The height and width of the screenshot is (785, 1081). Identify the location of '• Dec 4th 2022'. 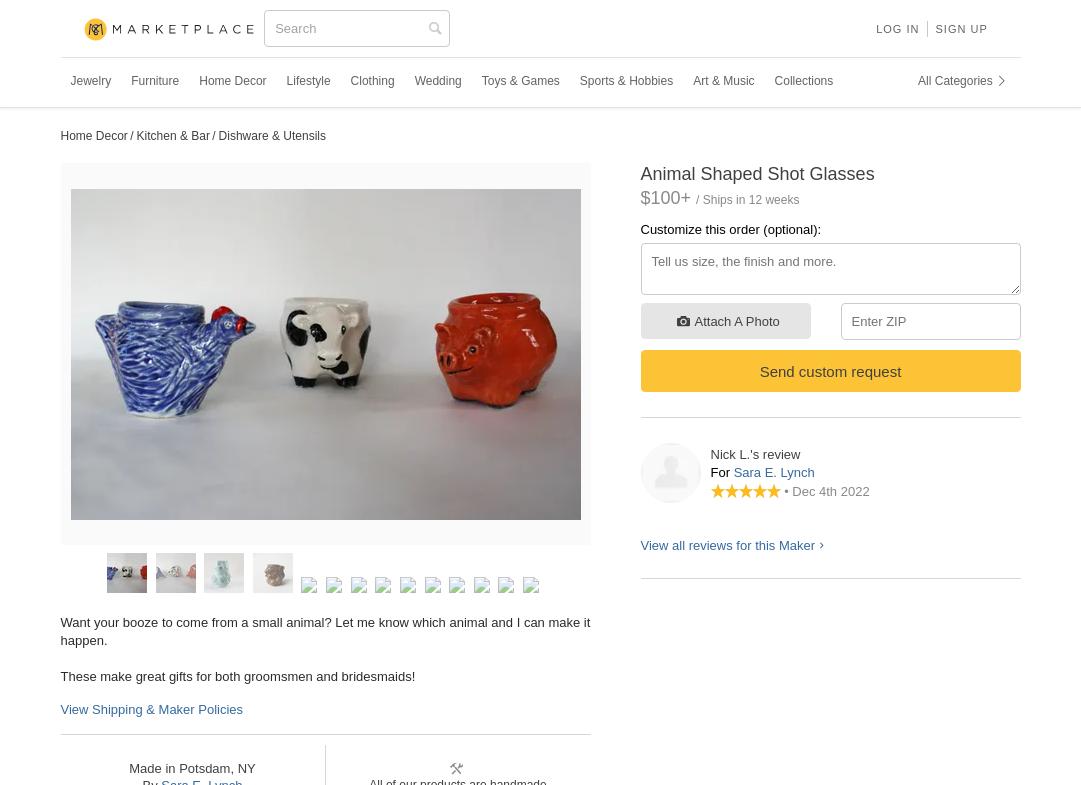
(826, 490).